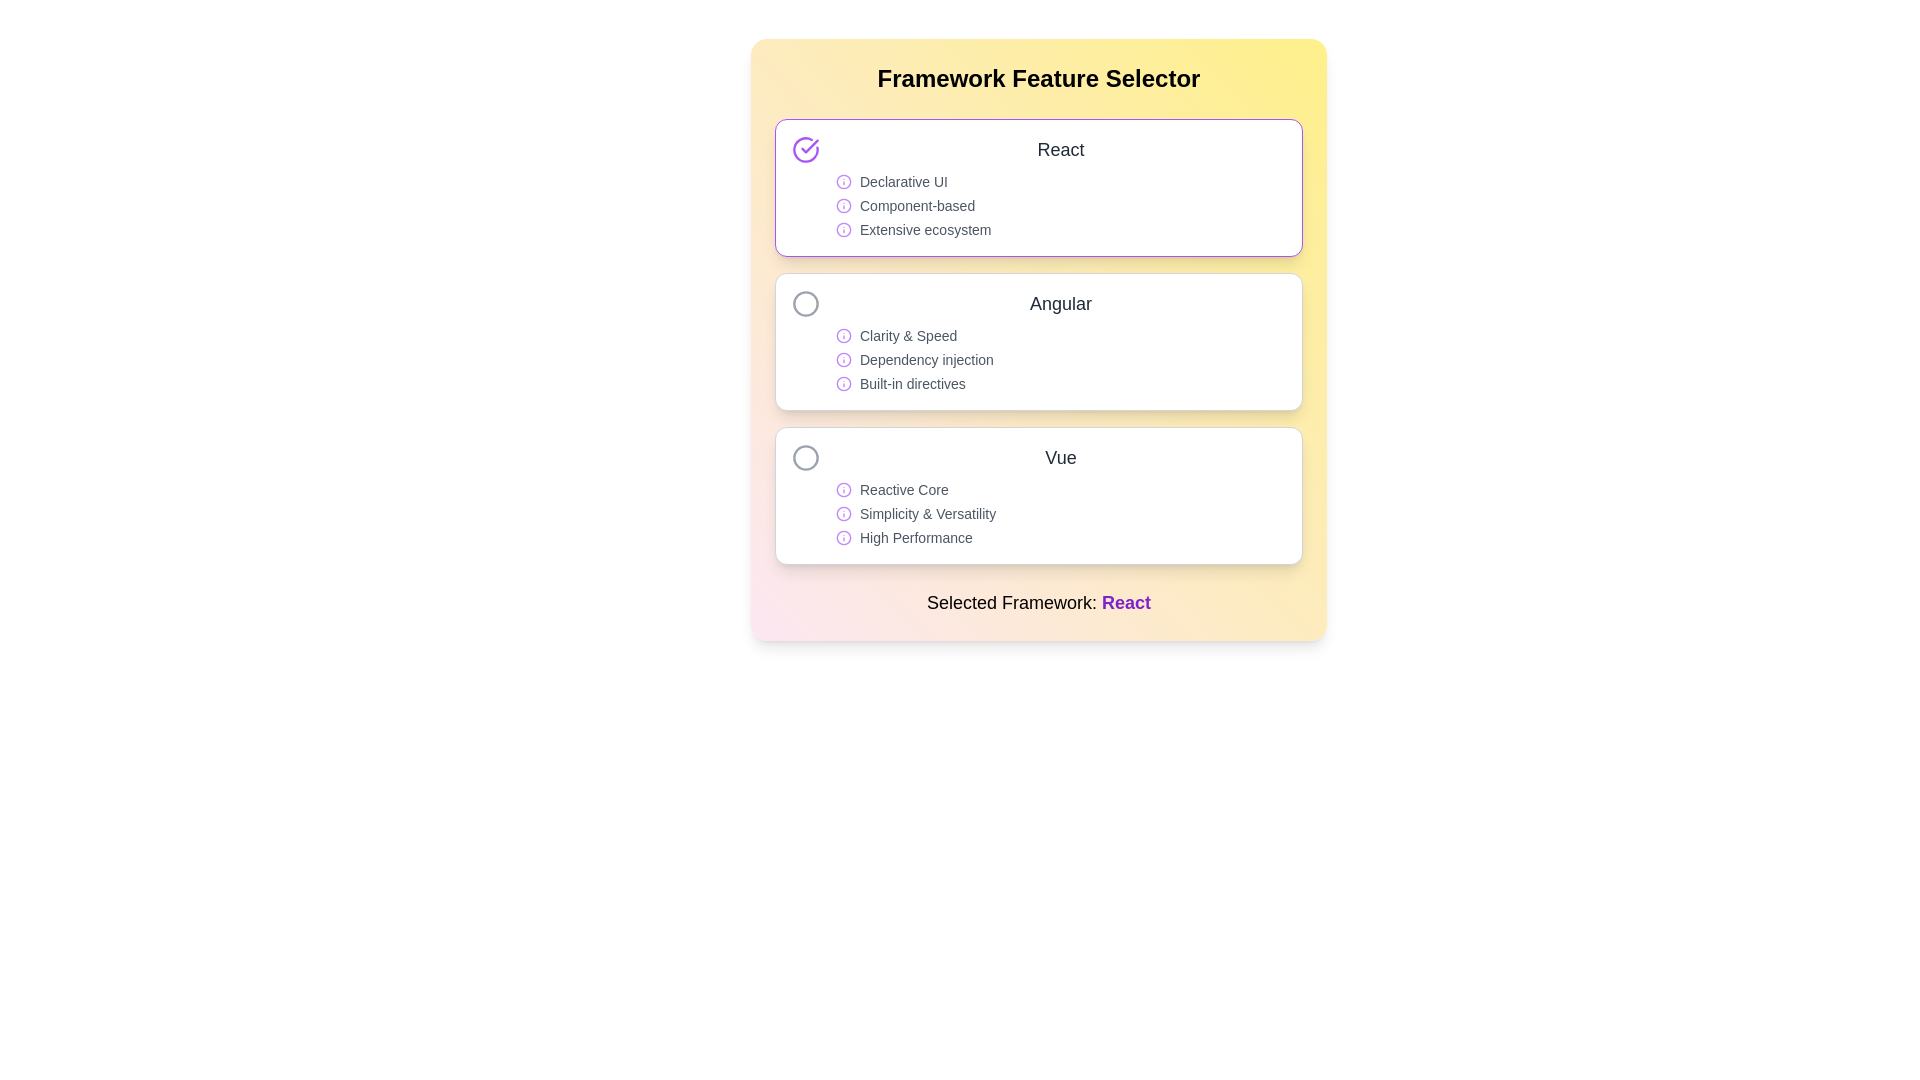 The height and width of the screenshot is (1080, 1920). What do you see at coordinates (806, 458) in the screenshot?
I see `the radio button located within the 'Vue' card, adjacent to the text 'Vue' and the descriptive items below` at bounding box center [806, 458].